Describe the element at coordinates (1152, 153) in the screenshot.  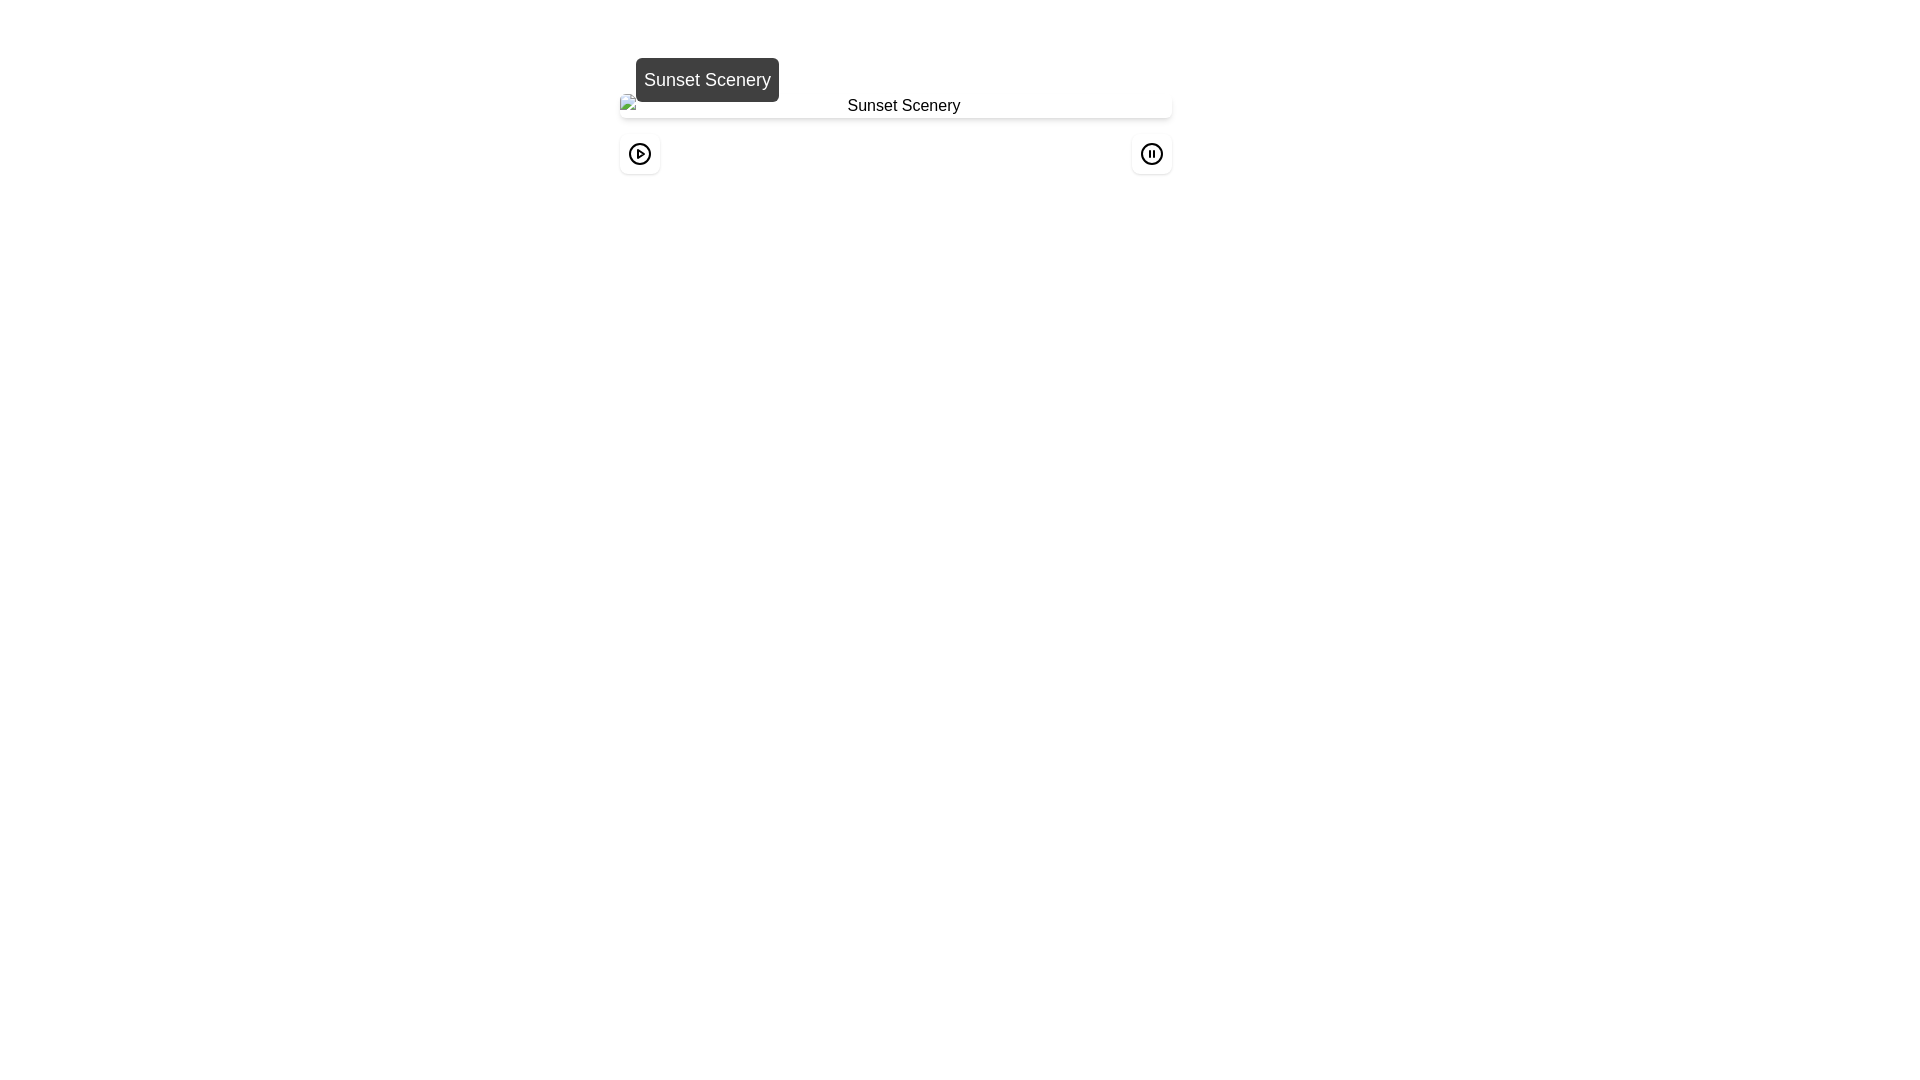
I see `the pause button located in the upper-right section of the interface` at that location.